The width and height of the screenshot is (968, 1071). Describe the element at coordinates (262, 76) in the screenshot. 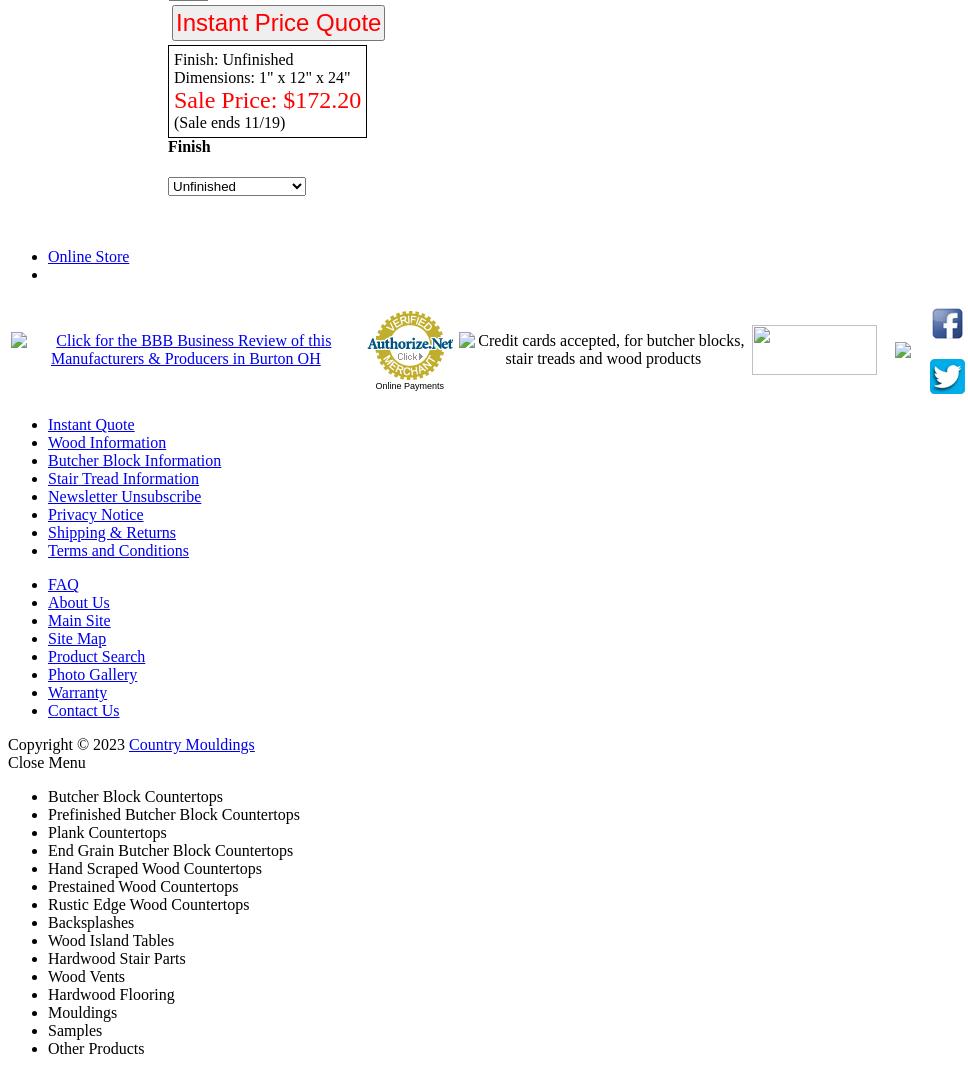

I see `'Dimensions: 1" x 12" x 24"'` at that location.